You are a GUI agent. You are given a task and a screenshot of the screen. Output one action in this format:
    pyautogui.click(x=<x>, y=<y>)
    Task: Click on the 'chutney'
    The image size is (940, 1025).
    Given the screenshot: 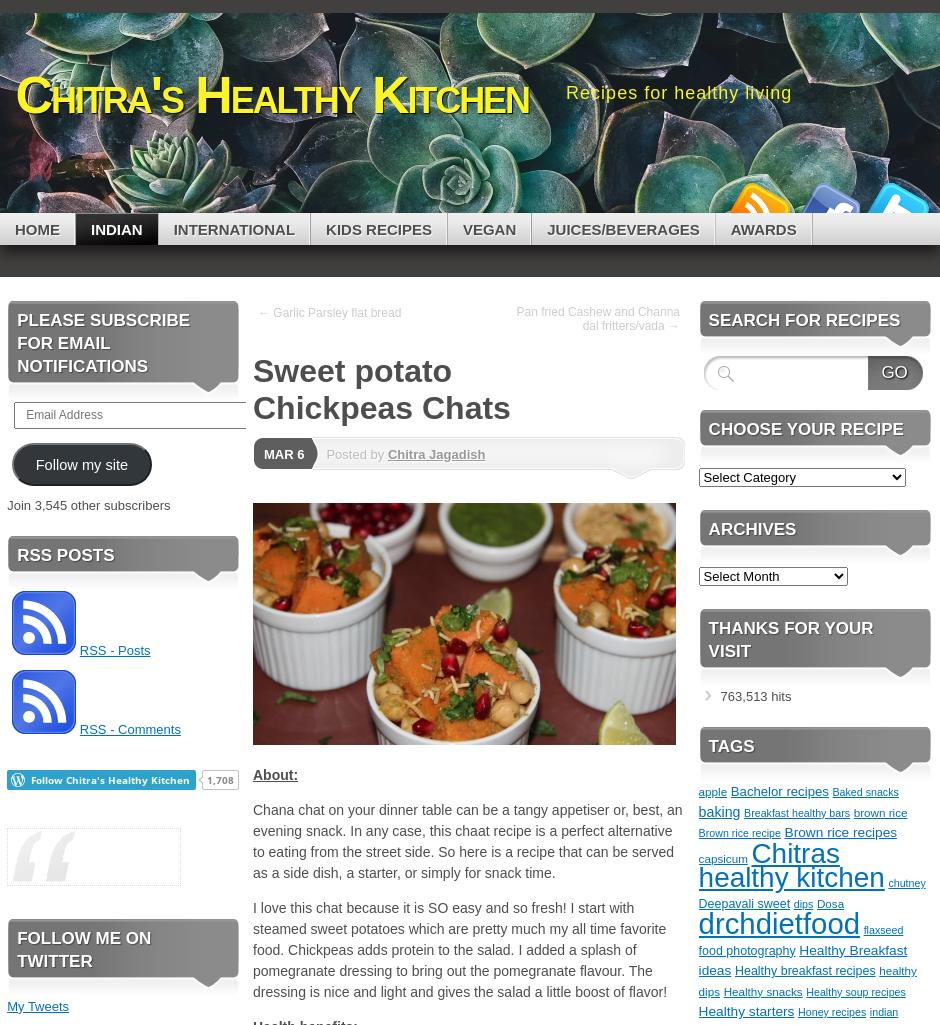 What is the action you would take?
    pyautogui.click(x=905, y=883)
    